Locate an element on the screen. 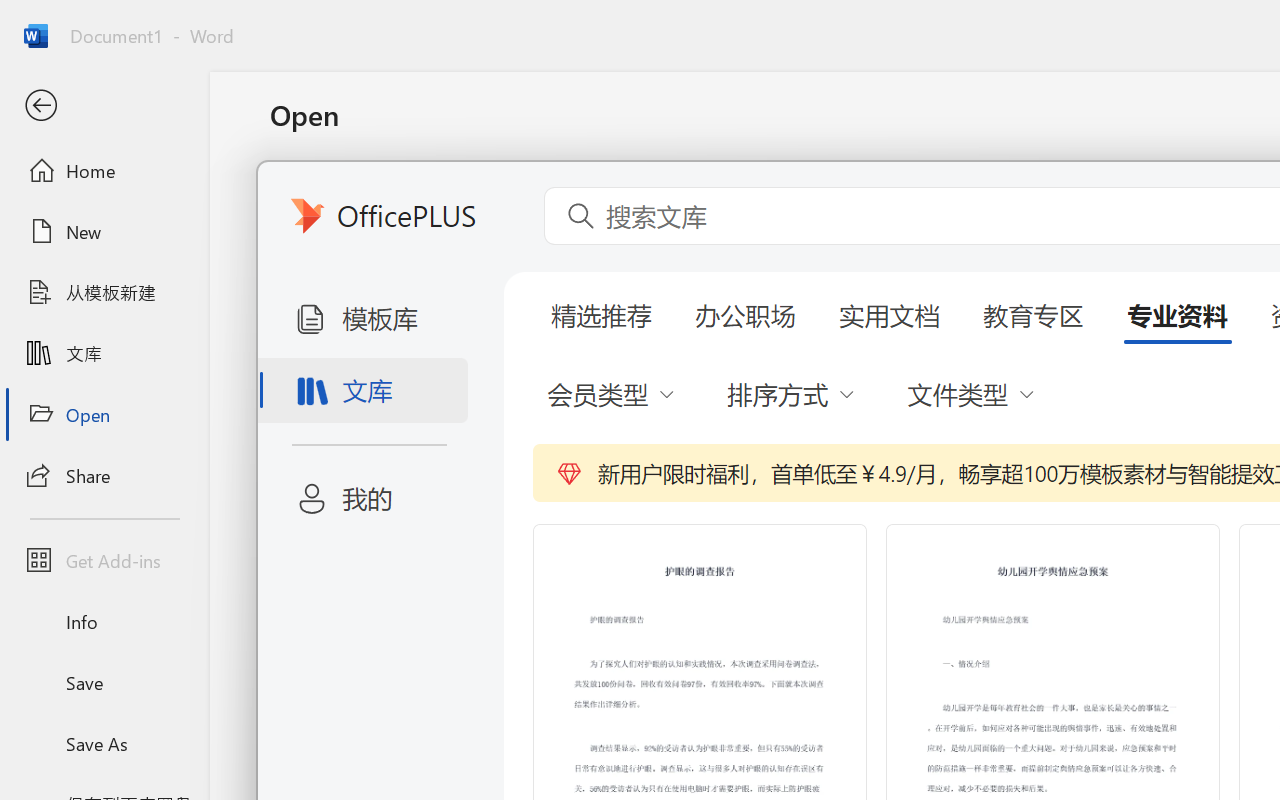 The width and height of the screenshot is (1280, 800). 'Get Add-ins' is located at coordinates (103, 560).